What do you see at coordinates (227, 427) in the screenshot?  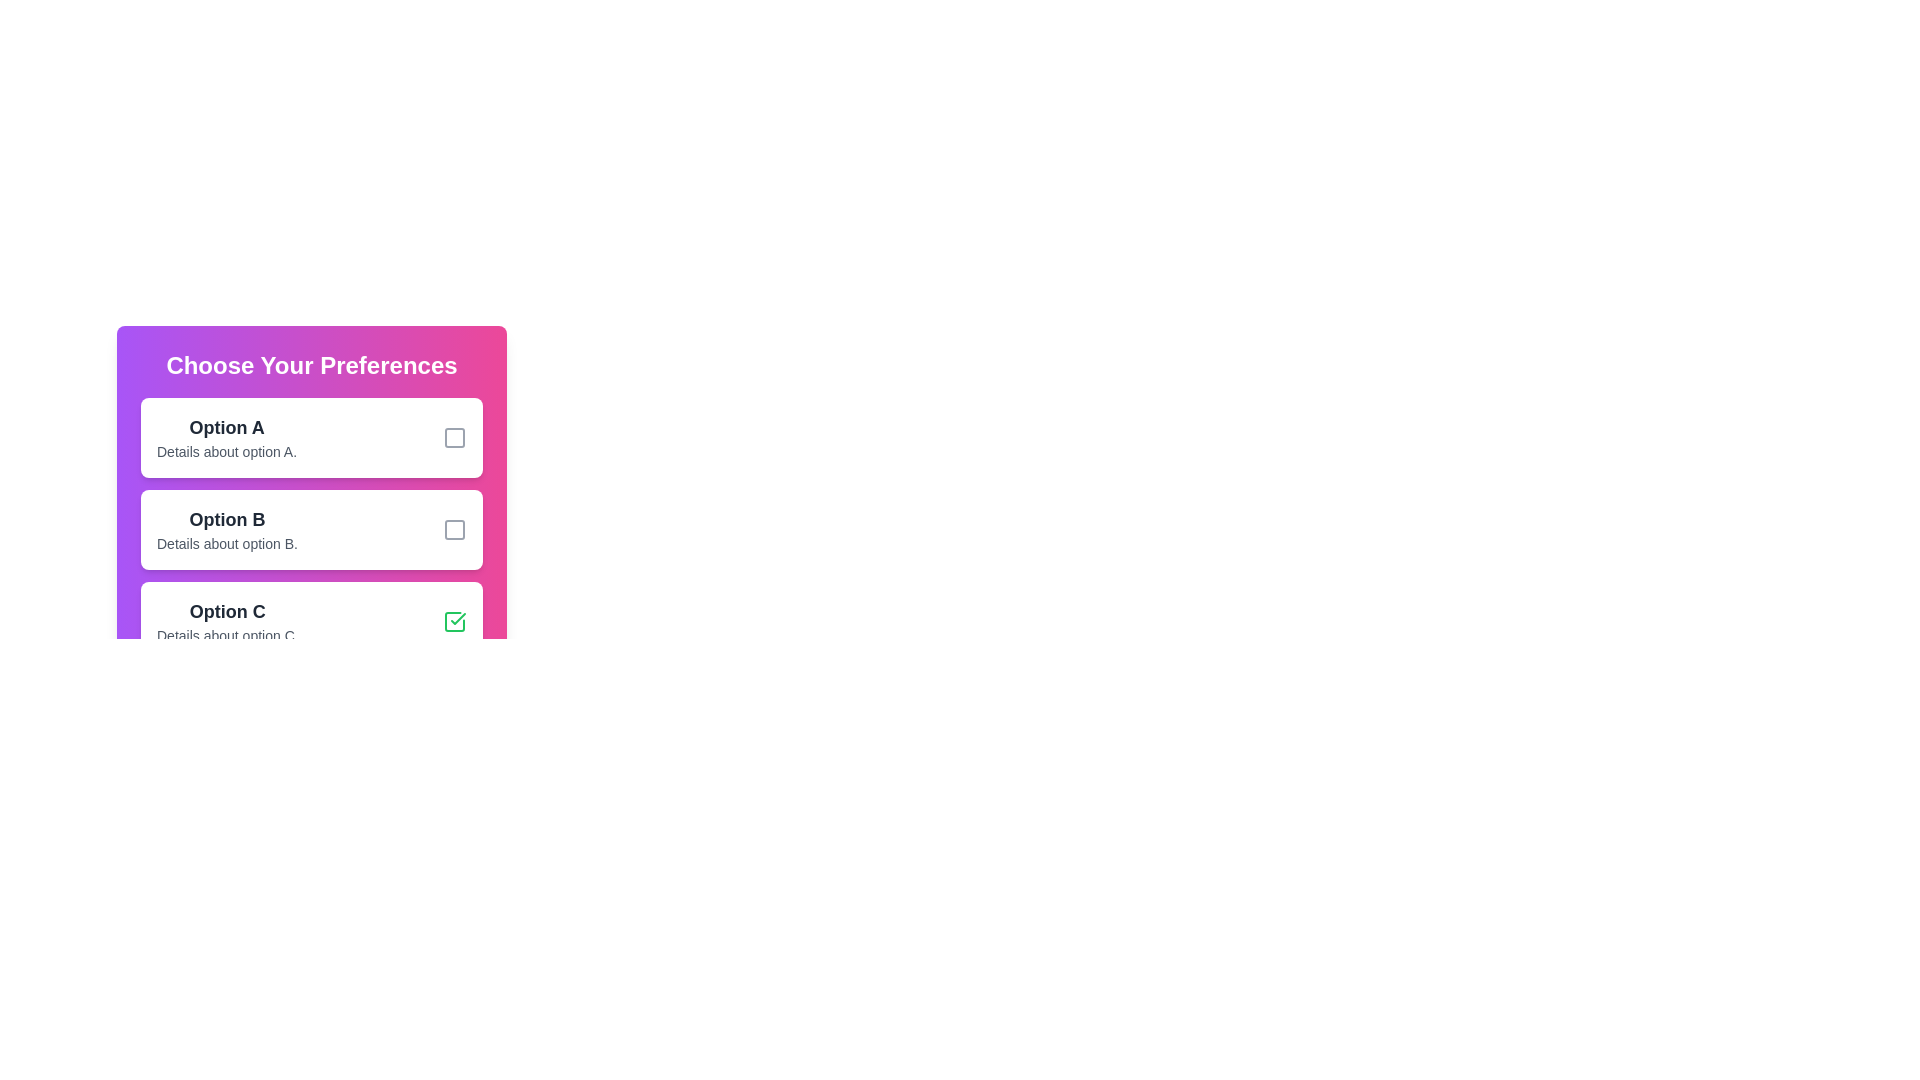 I see `the text label 'Option A', which is a bold header located at the top of the options selection interface` at bounding box center [227, 427].